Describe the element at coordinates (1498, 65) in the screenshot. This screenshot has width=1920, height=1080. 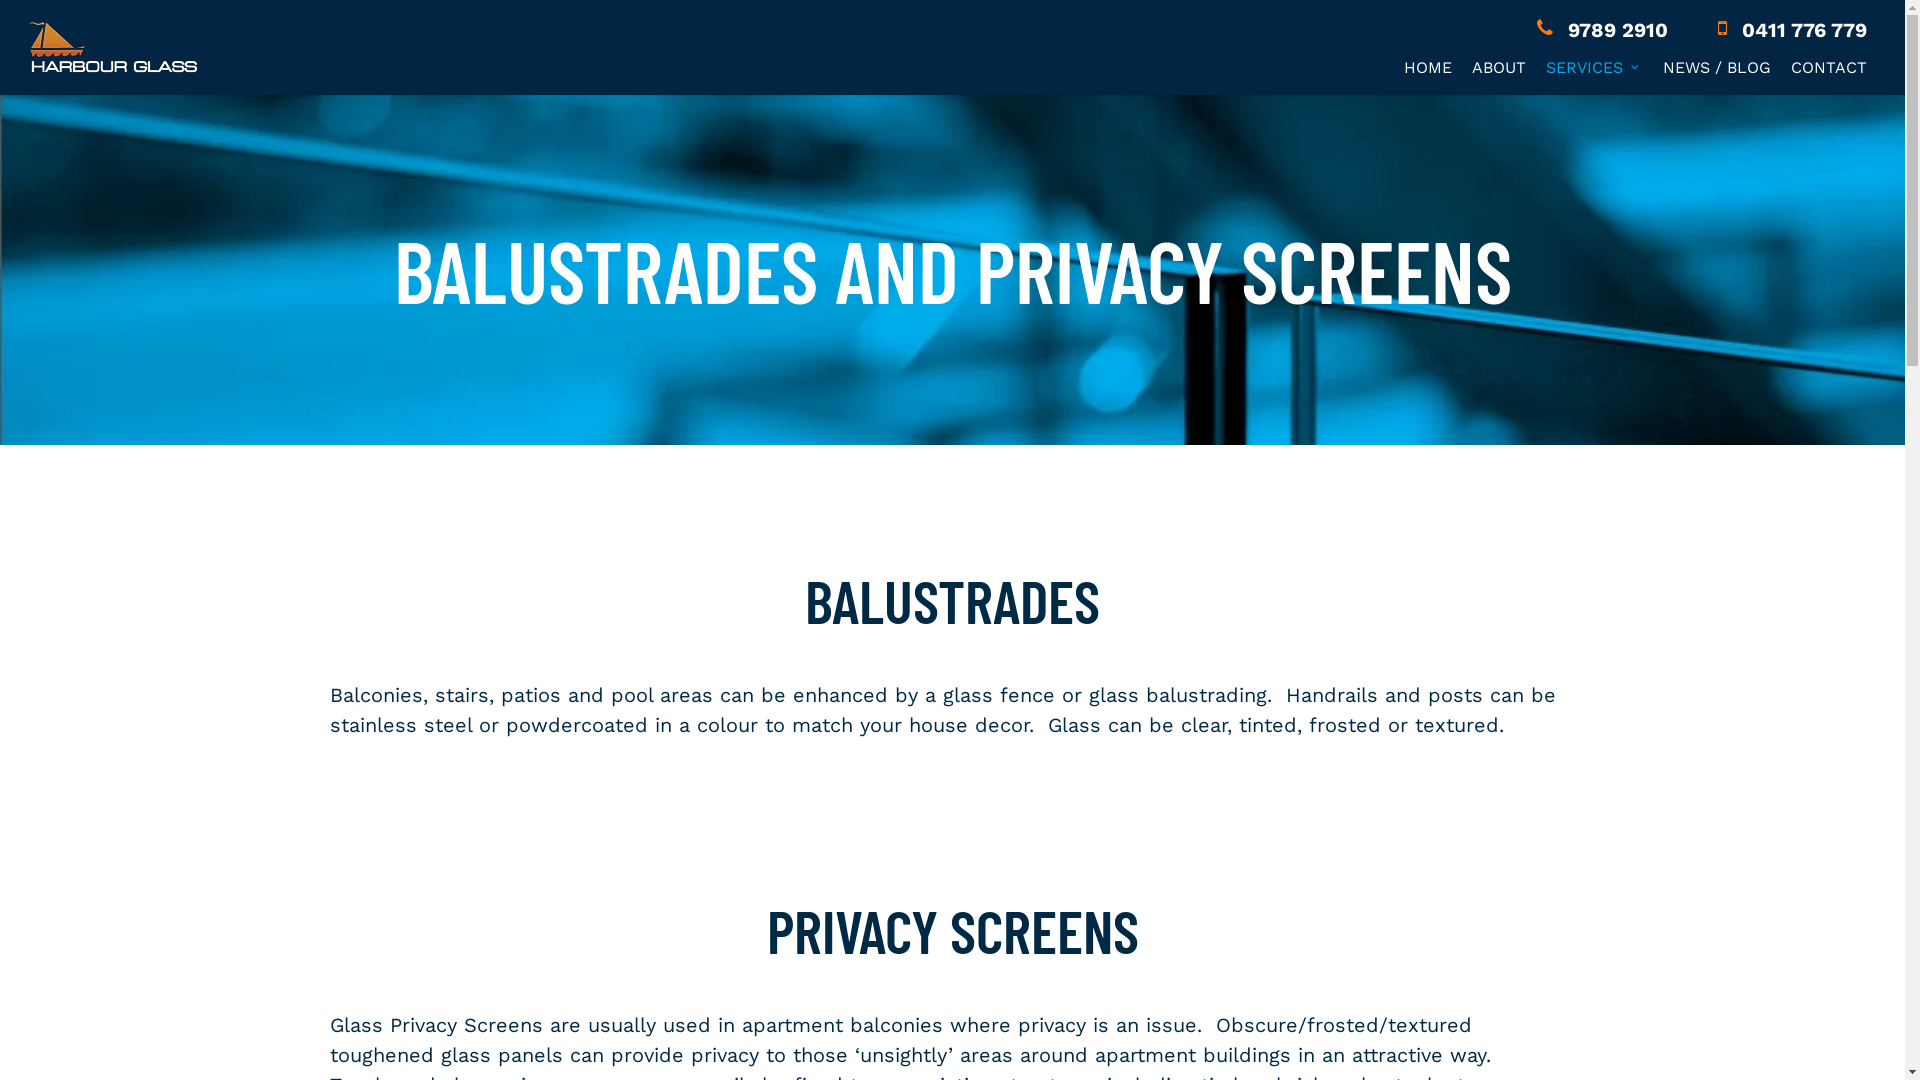
I see `'ABOUT'` at that location.